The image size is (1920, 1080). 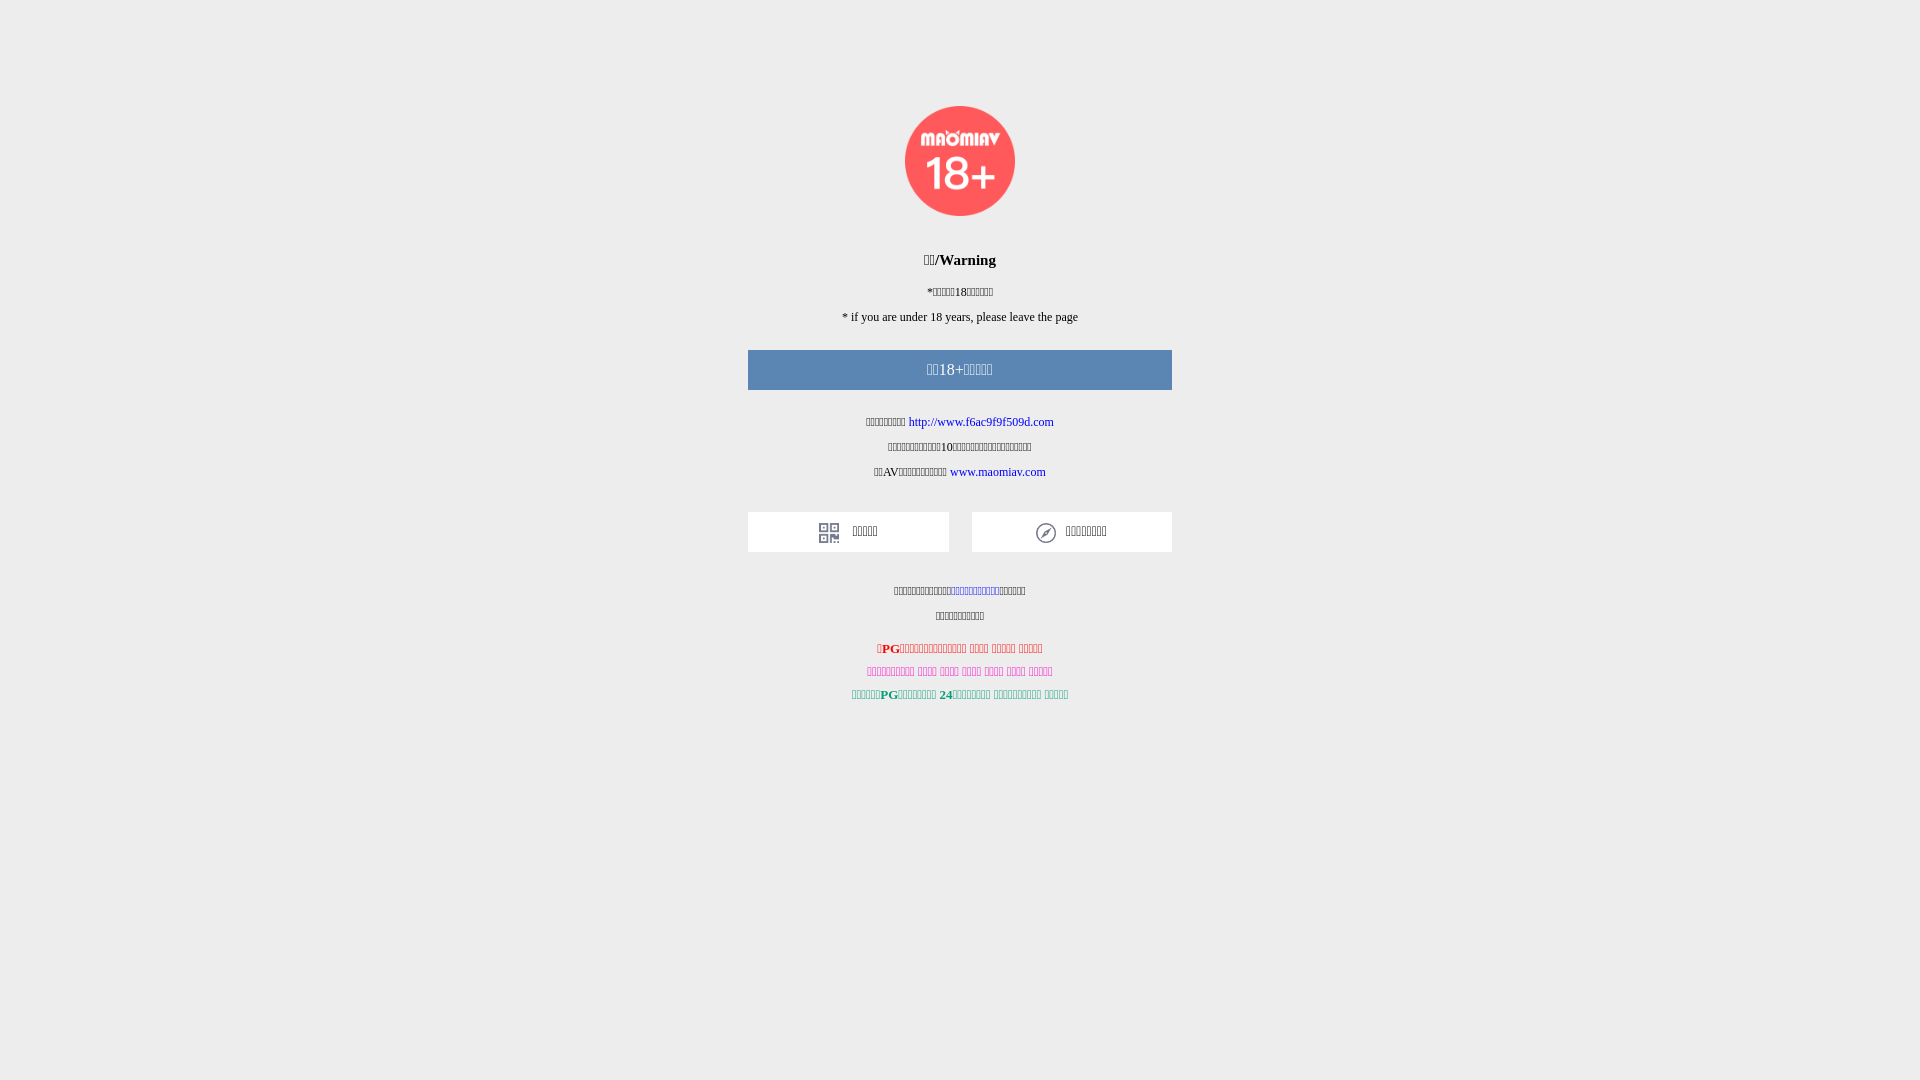 I want to click on 'www.maomiav.com', so click(x=998, y=471).